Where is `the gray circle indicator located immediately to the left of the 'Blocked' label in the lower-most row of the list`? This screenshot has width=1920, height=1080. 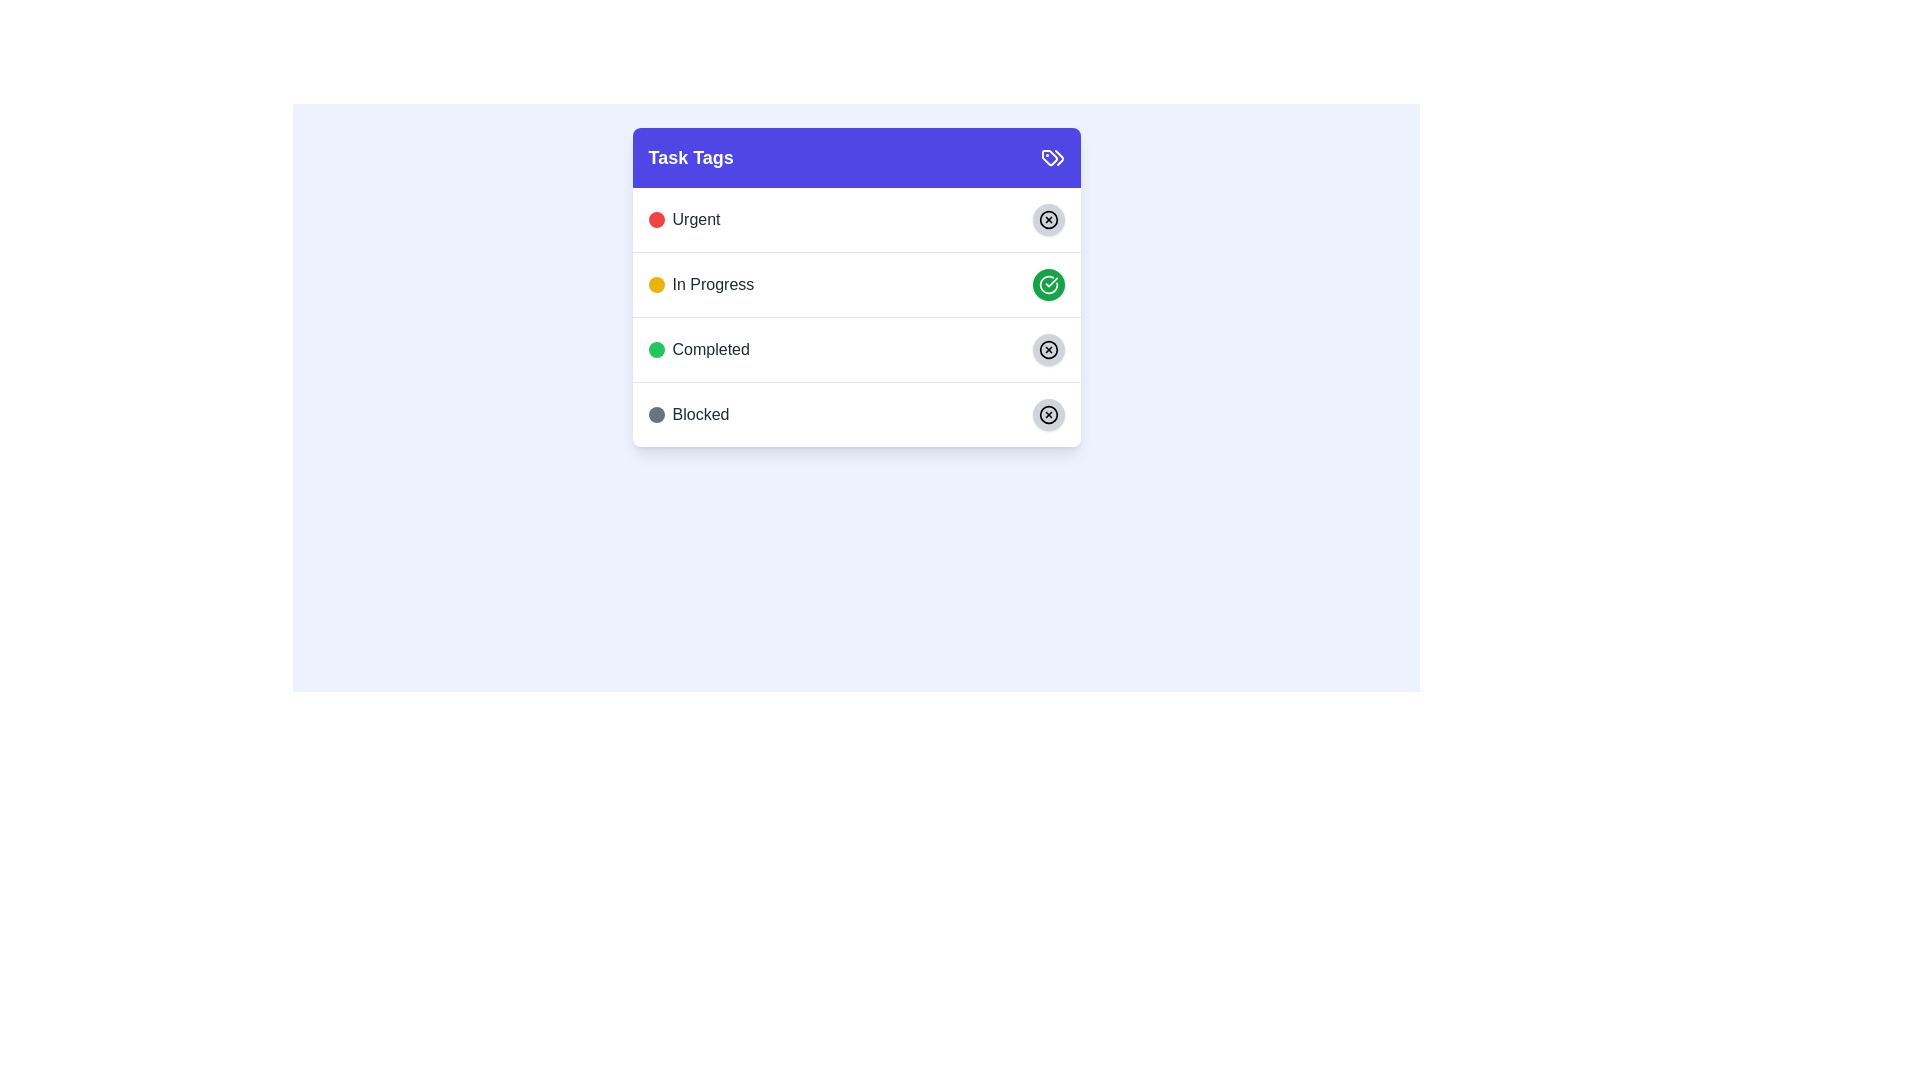 the gray circle indicator located immediately to the left of the 'Blocked' label in the lower-most row of the list is located at coordinates (656, 414).